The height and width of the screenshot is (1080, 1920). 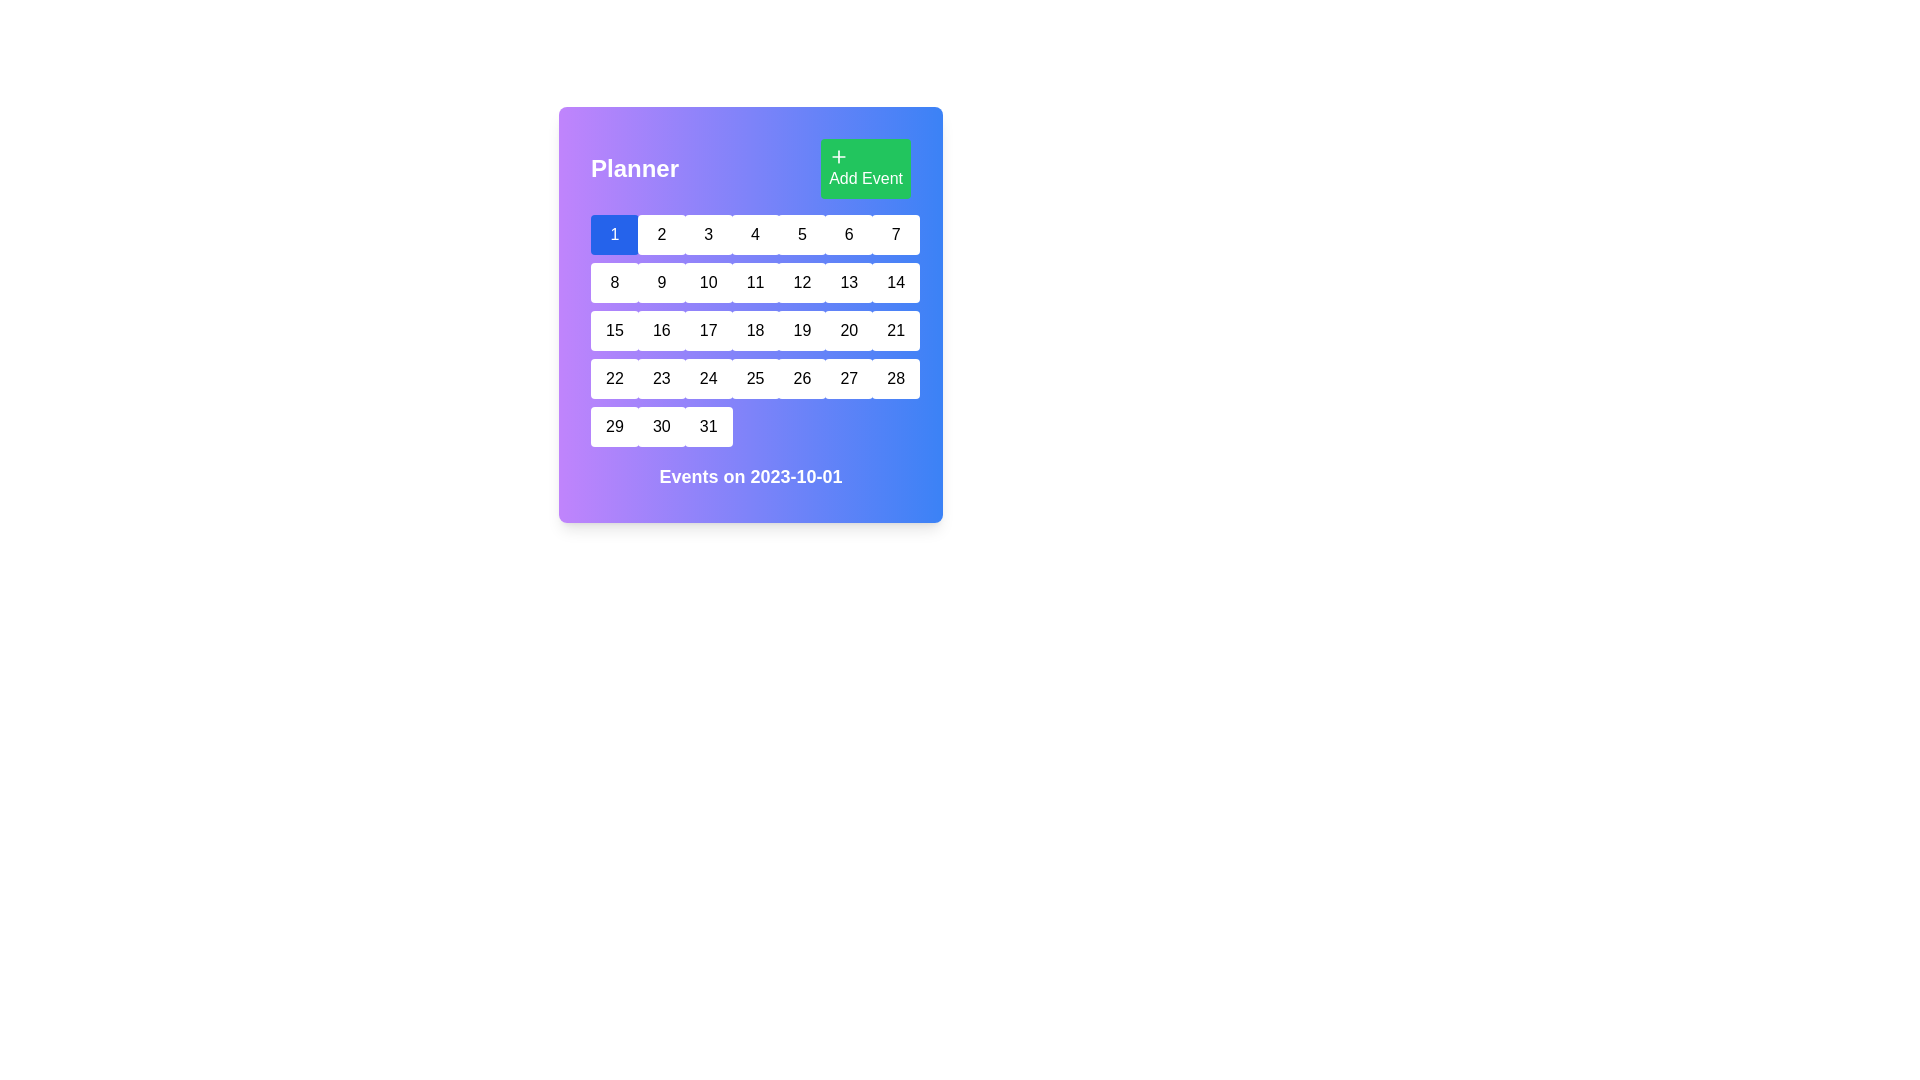 I want to click on the button displaying the number '21', so click(x=895, y=330).